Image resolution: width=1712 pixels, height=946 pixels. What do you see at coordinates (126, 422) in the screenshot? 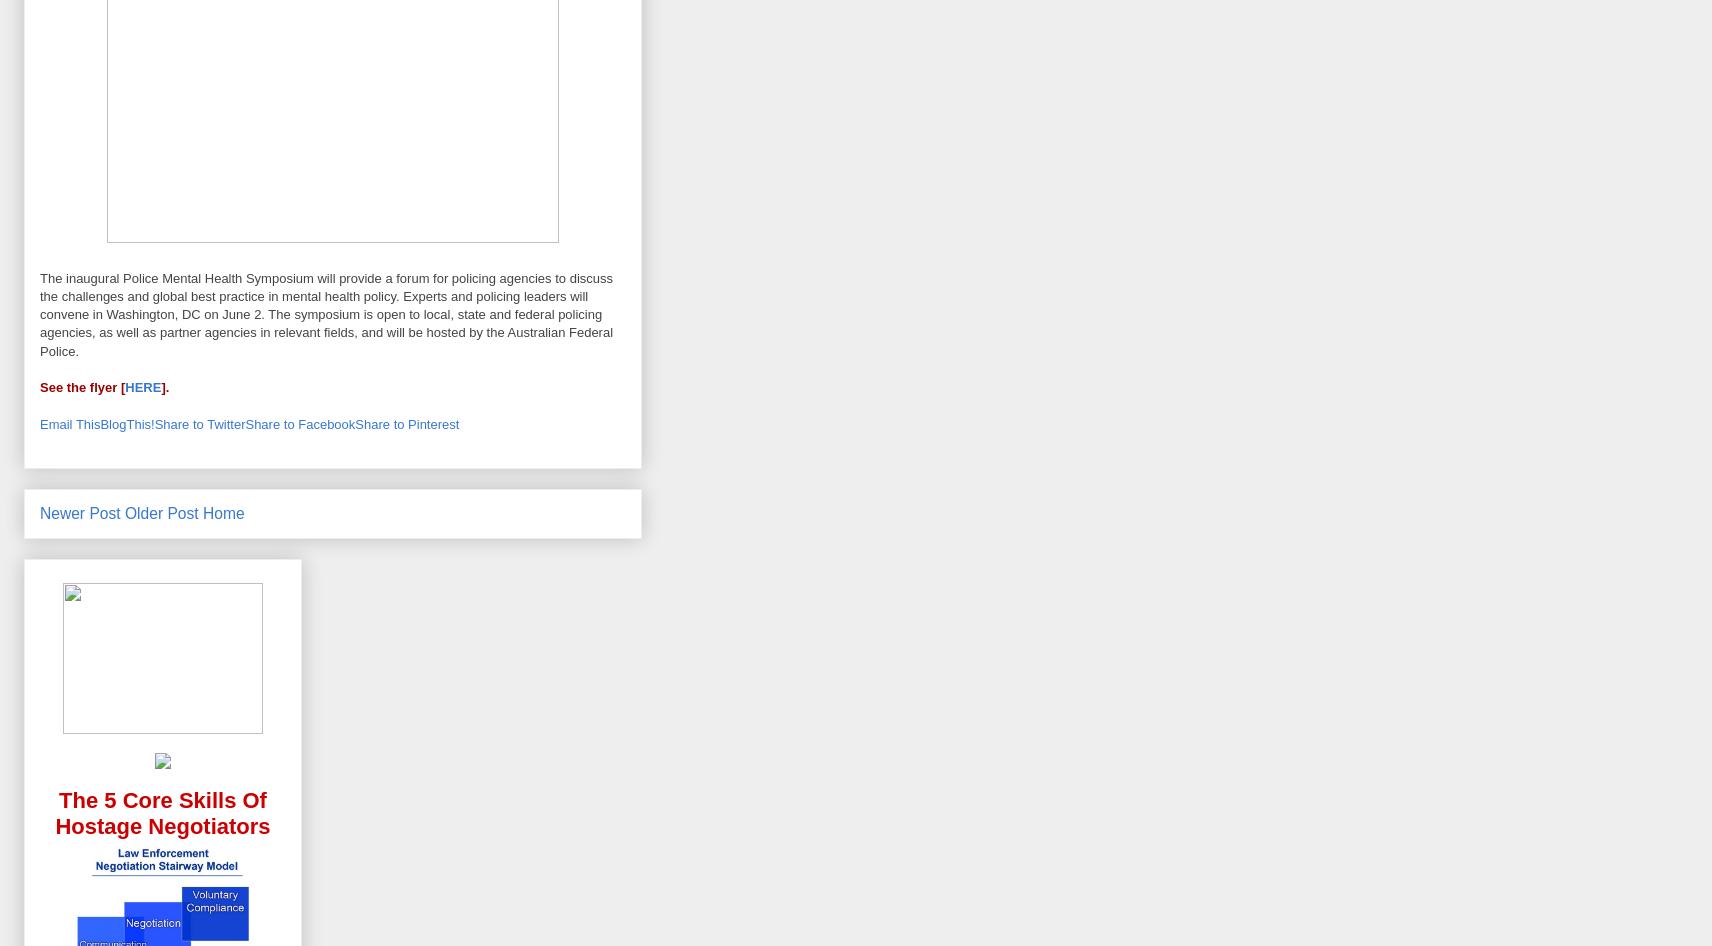
I see `'BlogThis!'` at bounding box center [126, 422].